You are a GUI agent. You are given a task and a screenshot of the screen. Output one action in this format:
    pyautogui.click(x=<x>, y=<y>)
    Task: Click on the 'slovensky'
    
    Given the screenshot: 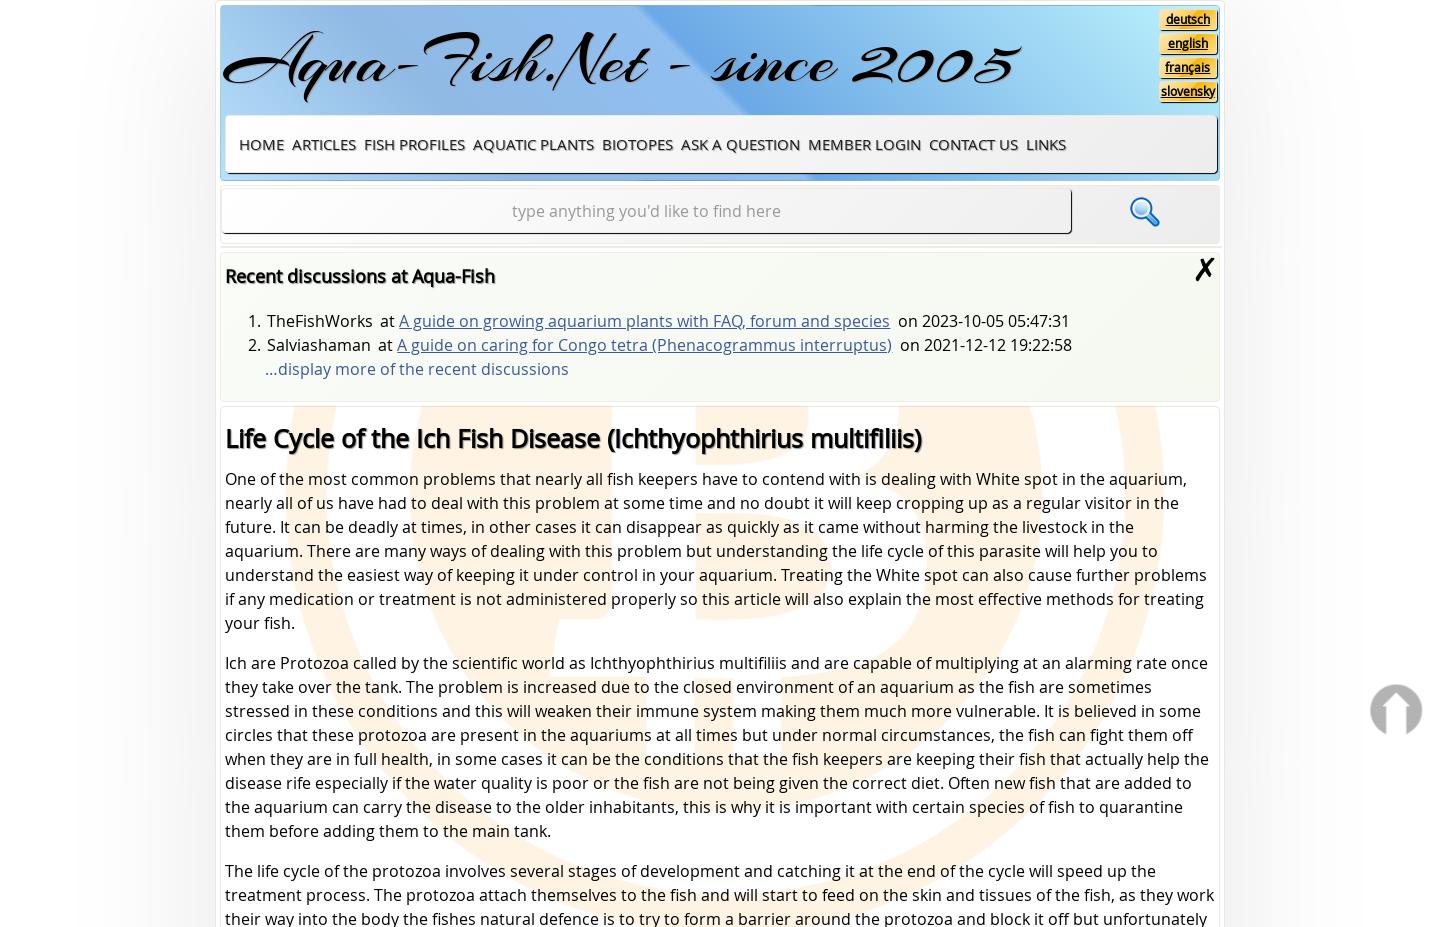 What is the action you would take?
    pyautogui.click(x=1160, y=89)
    